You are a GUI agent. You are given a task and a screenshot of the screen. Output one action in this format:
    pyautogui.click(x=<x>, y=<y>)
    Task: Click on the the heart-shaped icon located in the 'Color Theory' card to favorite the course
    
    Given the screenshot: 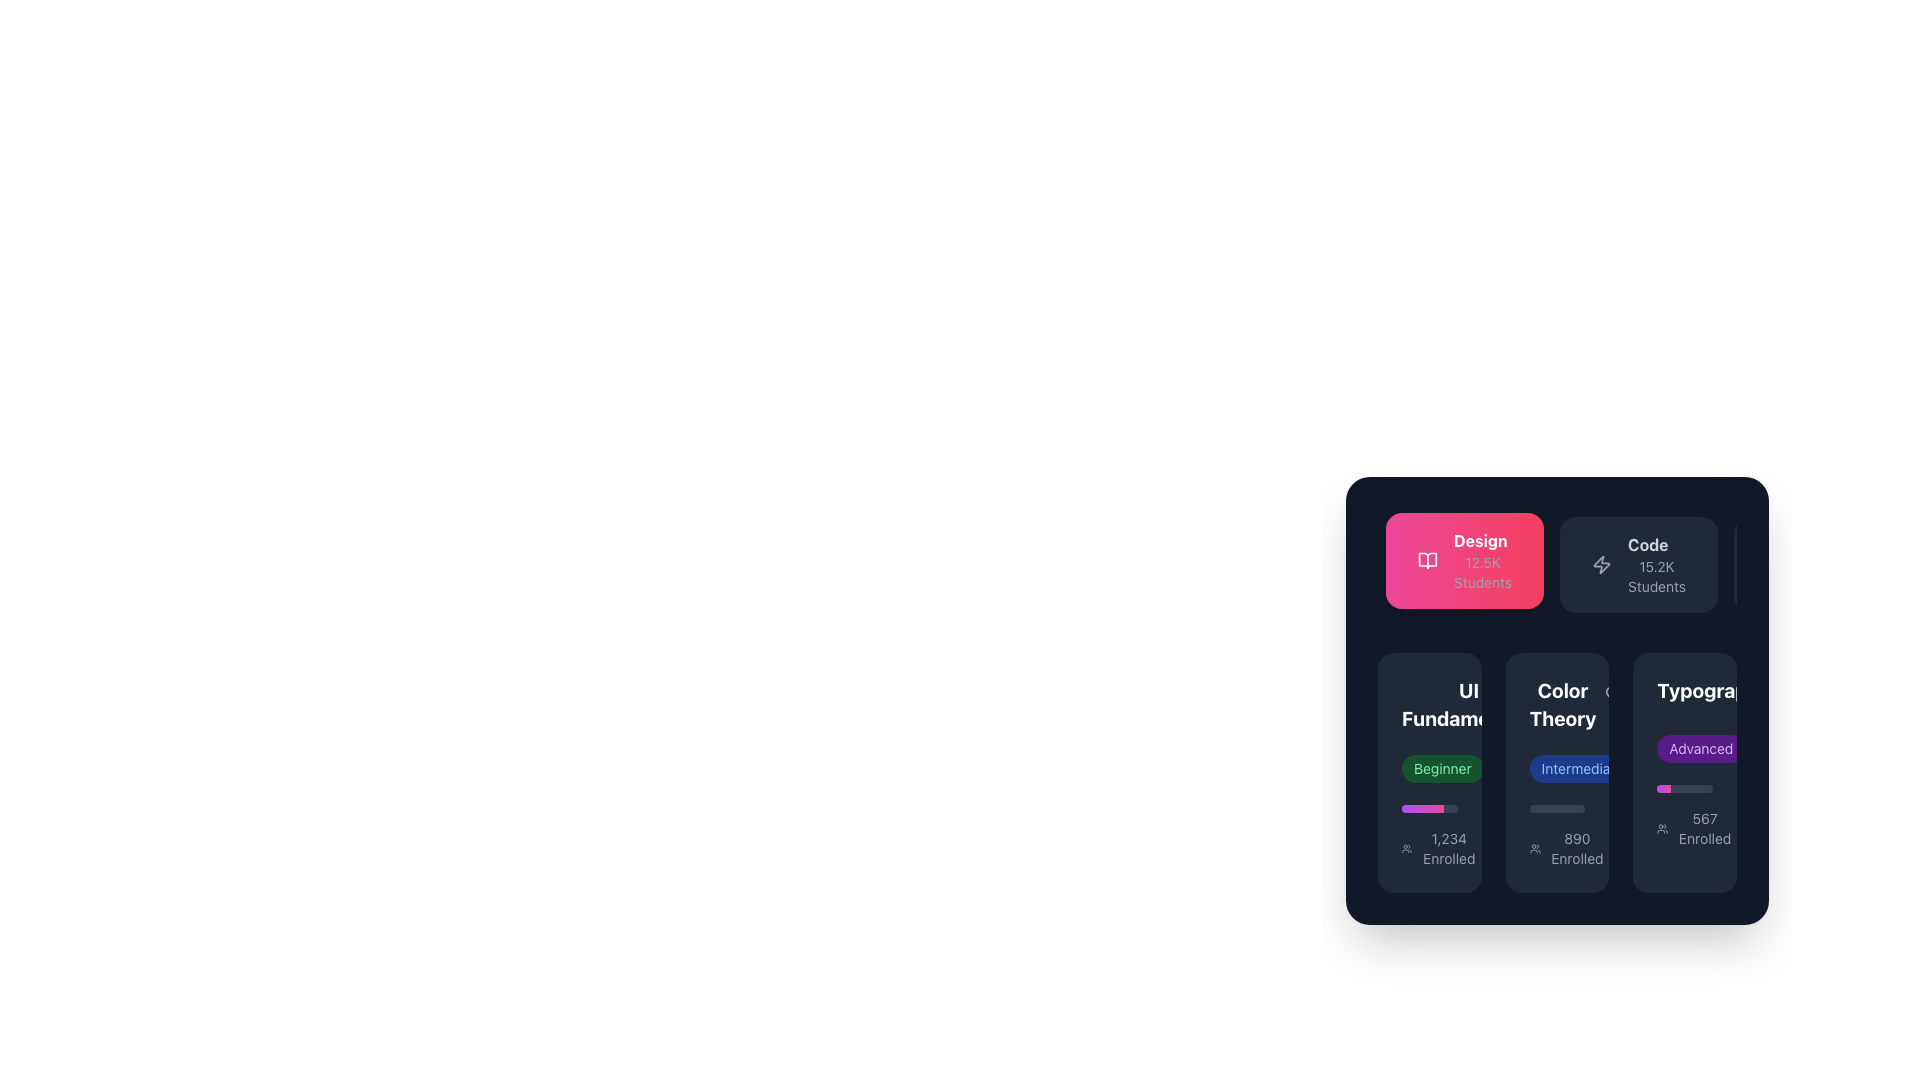 What is the action you would take?
    pyautogui.click(x=1553, y=693)
    